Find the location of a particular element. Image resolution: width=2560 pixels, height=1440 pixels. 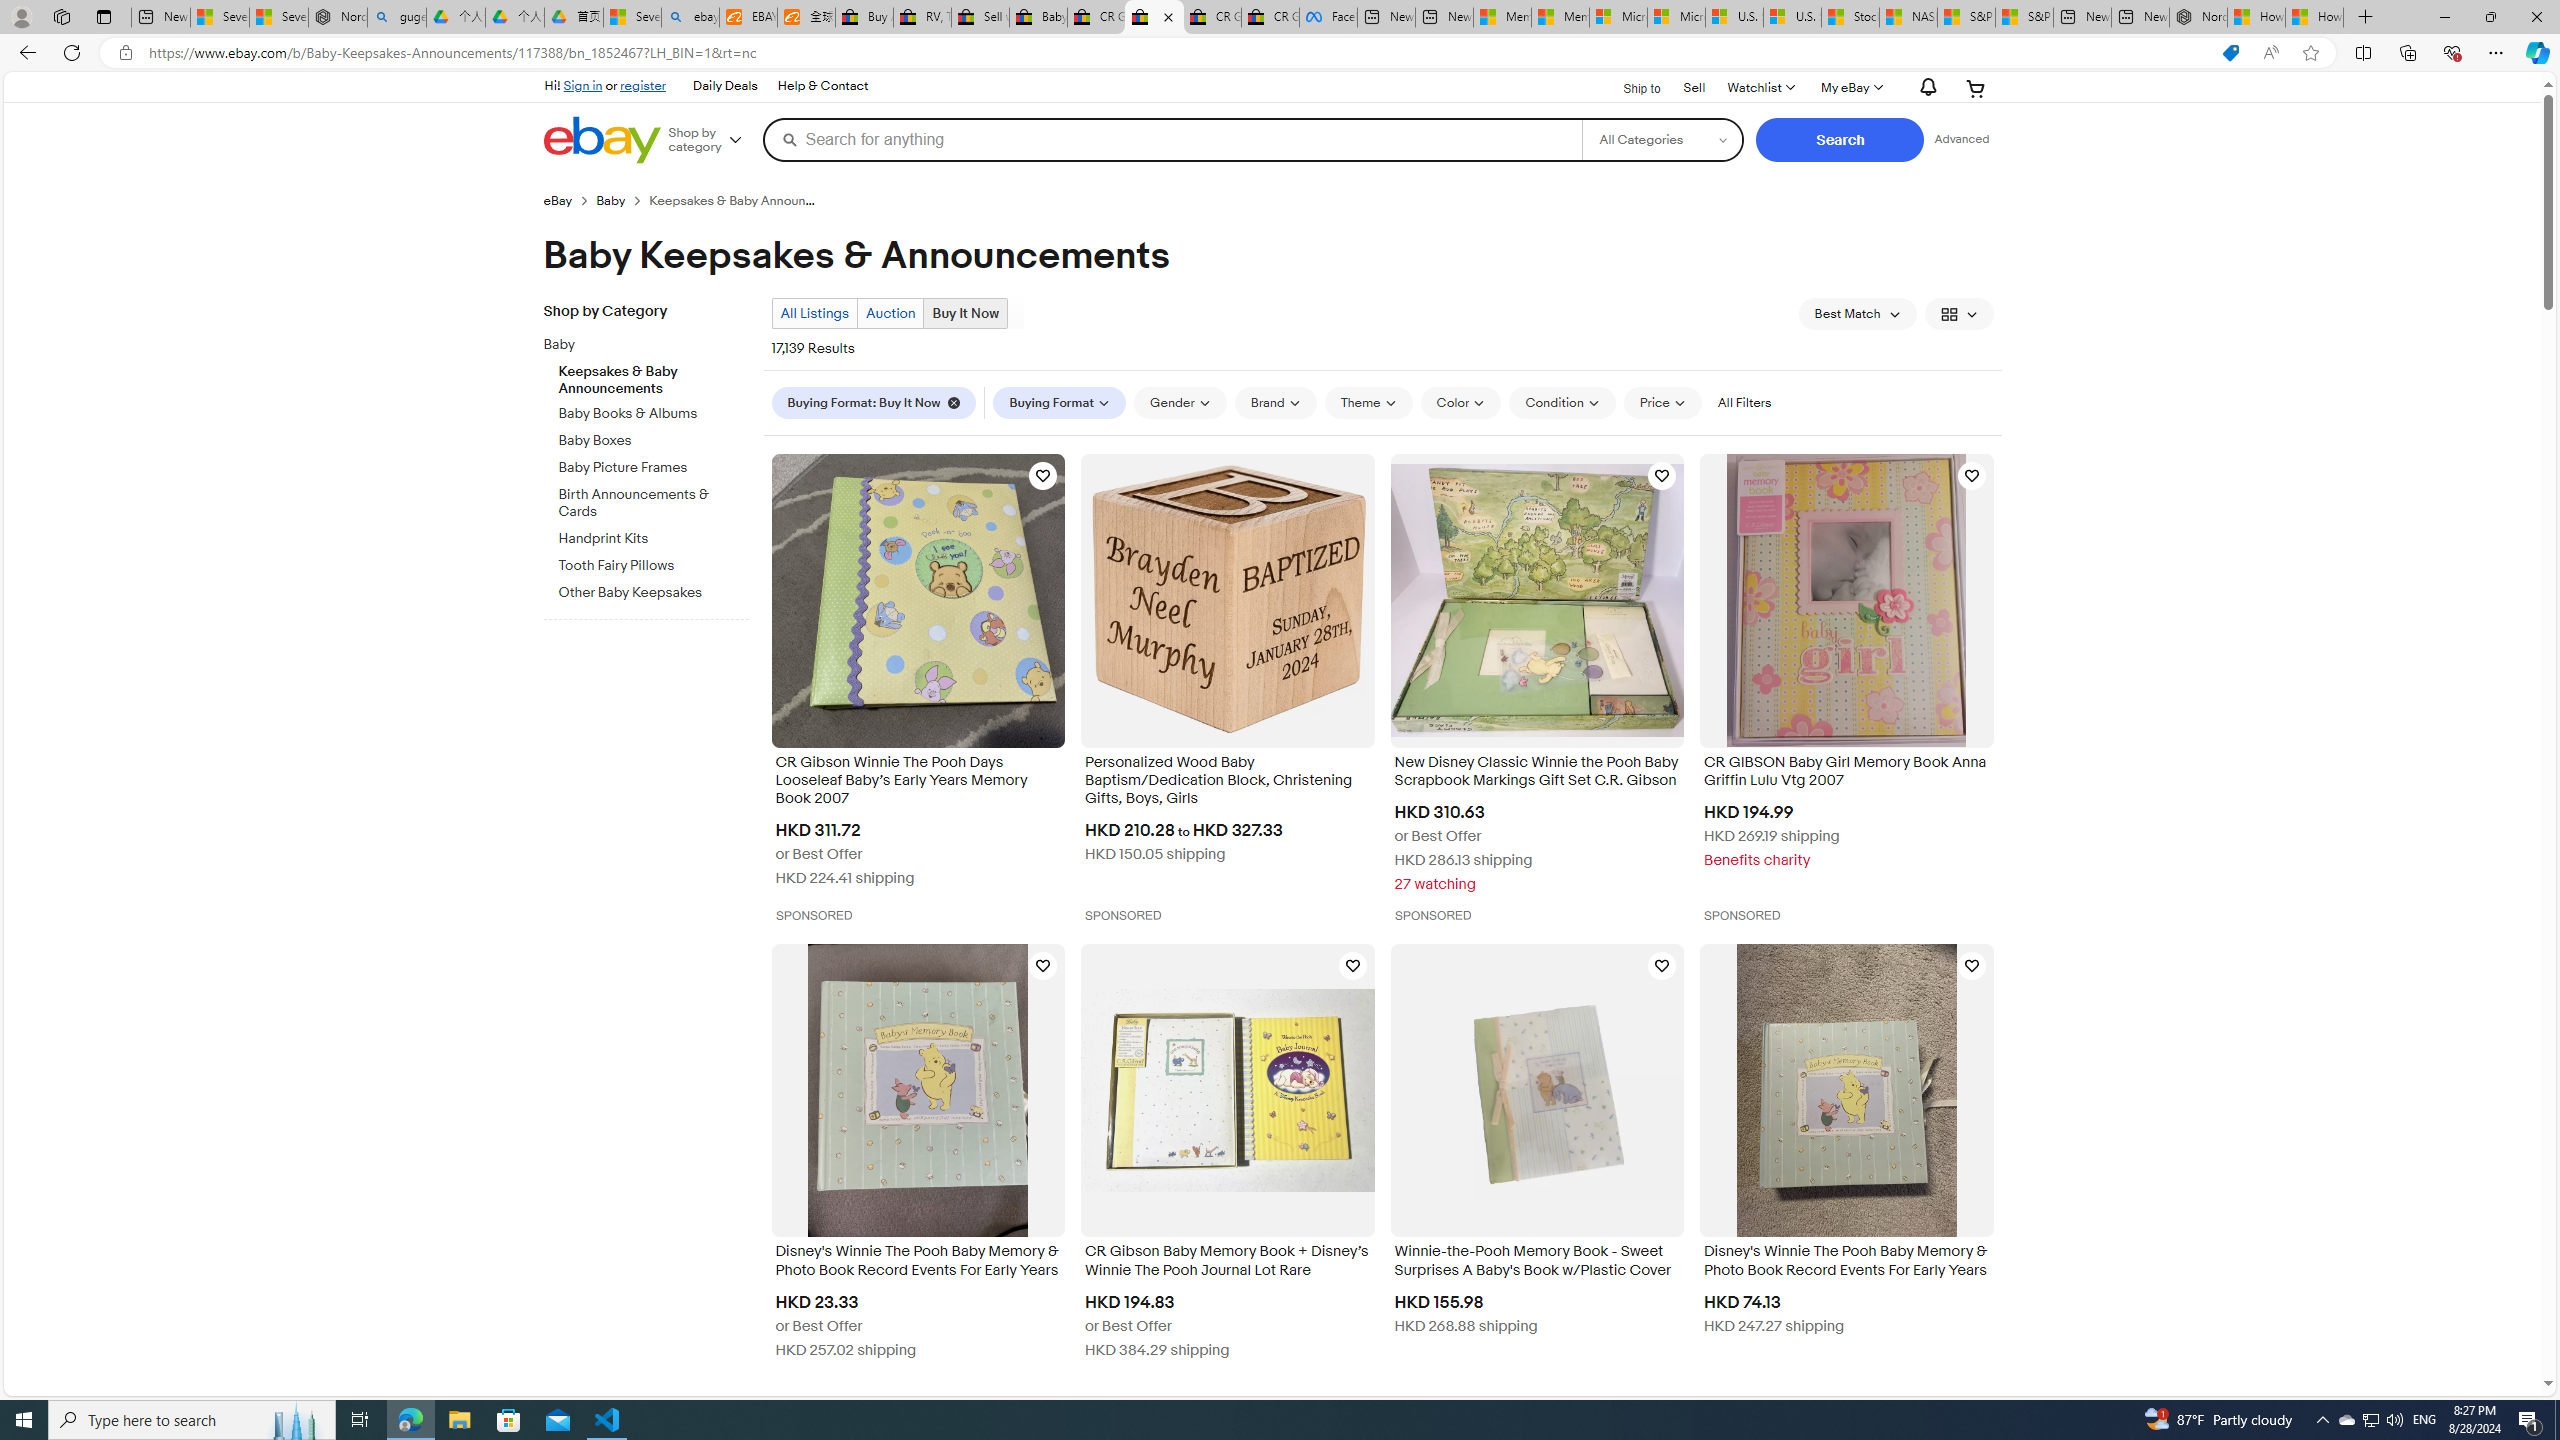

'Watchlist' is located at coordinates (1760, 87).